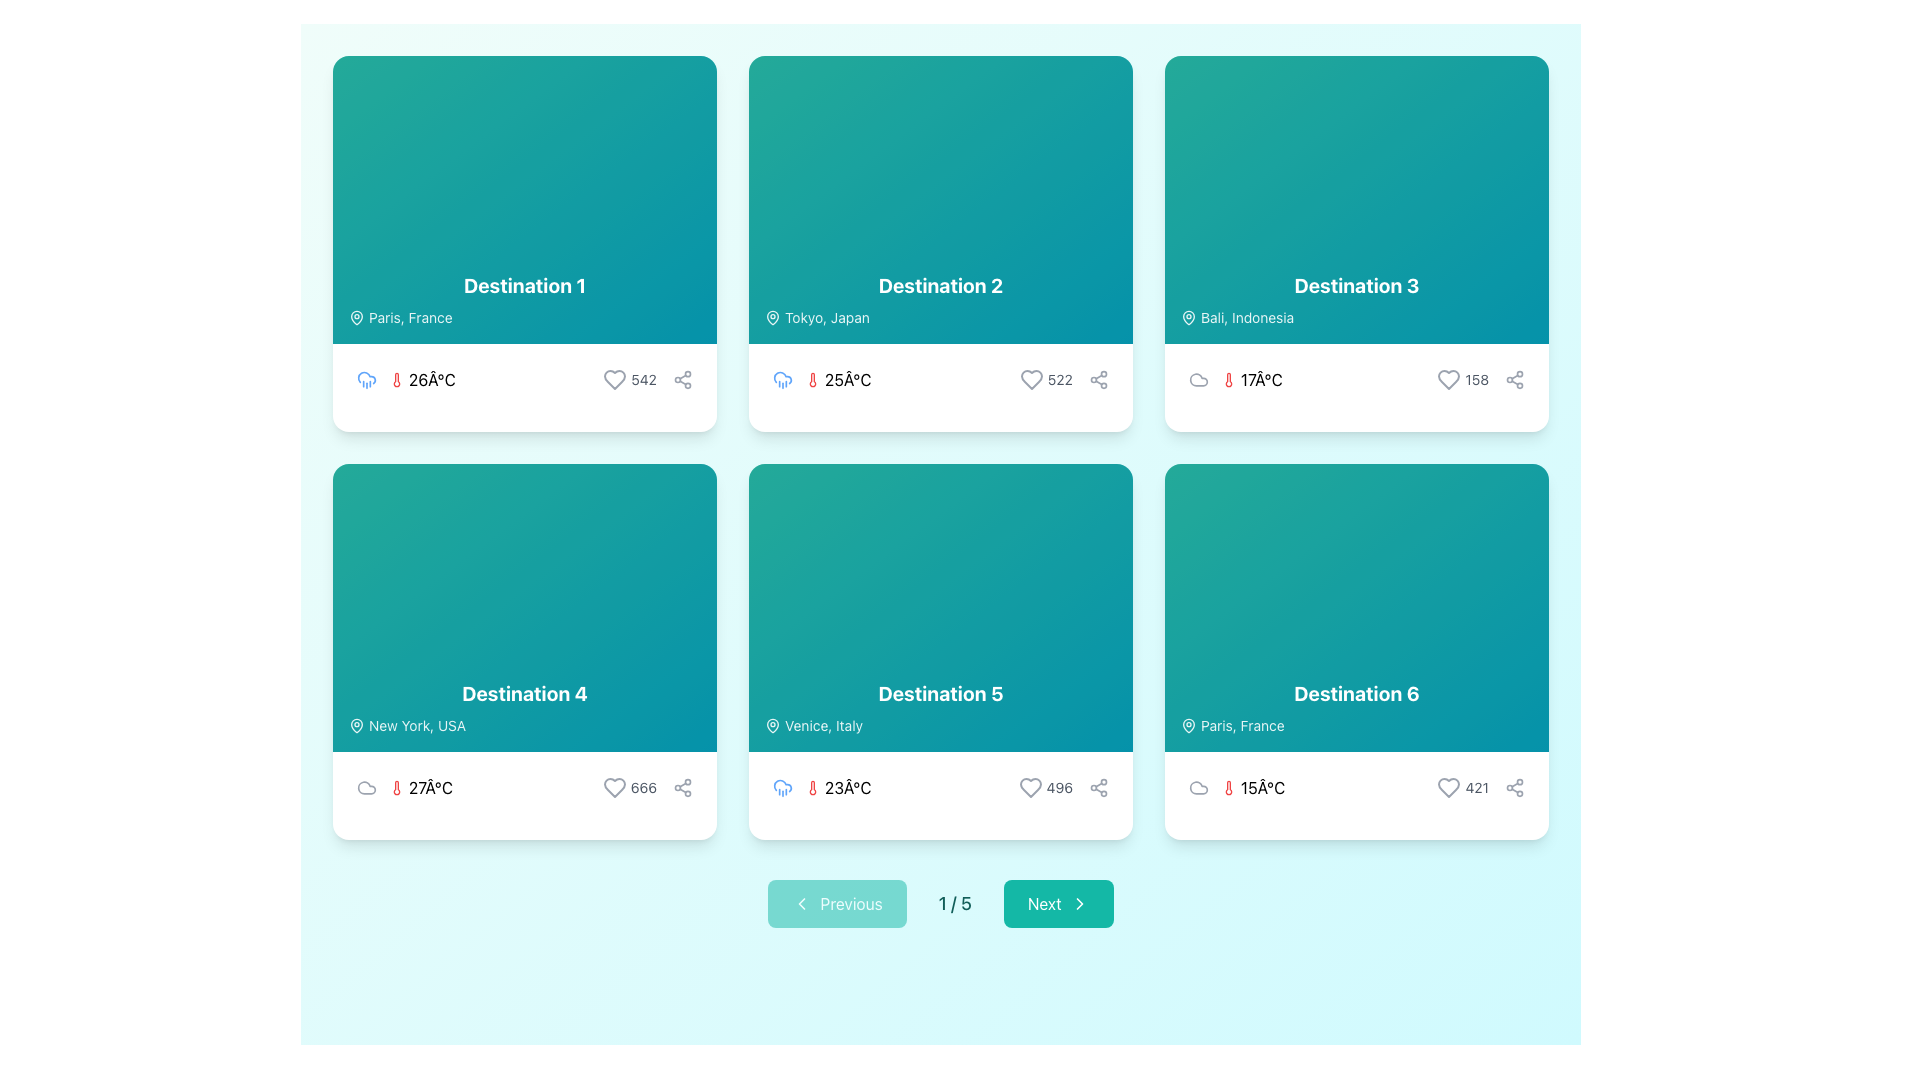 The width and height of the screenshot is (1920, 1080). I want to click on the bold, white text element that says 'Destination 1', located in the upper-left corner of a grid layout, so click(524, 285).